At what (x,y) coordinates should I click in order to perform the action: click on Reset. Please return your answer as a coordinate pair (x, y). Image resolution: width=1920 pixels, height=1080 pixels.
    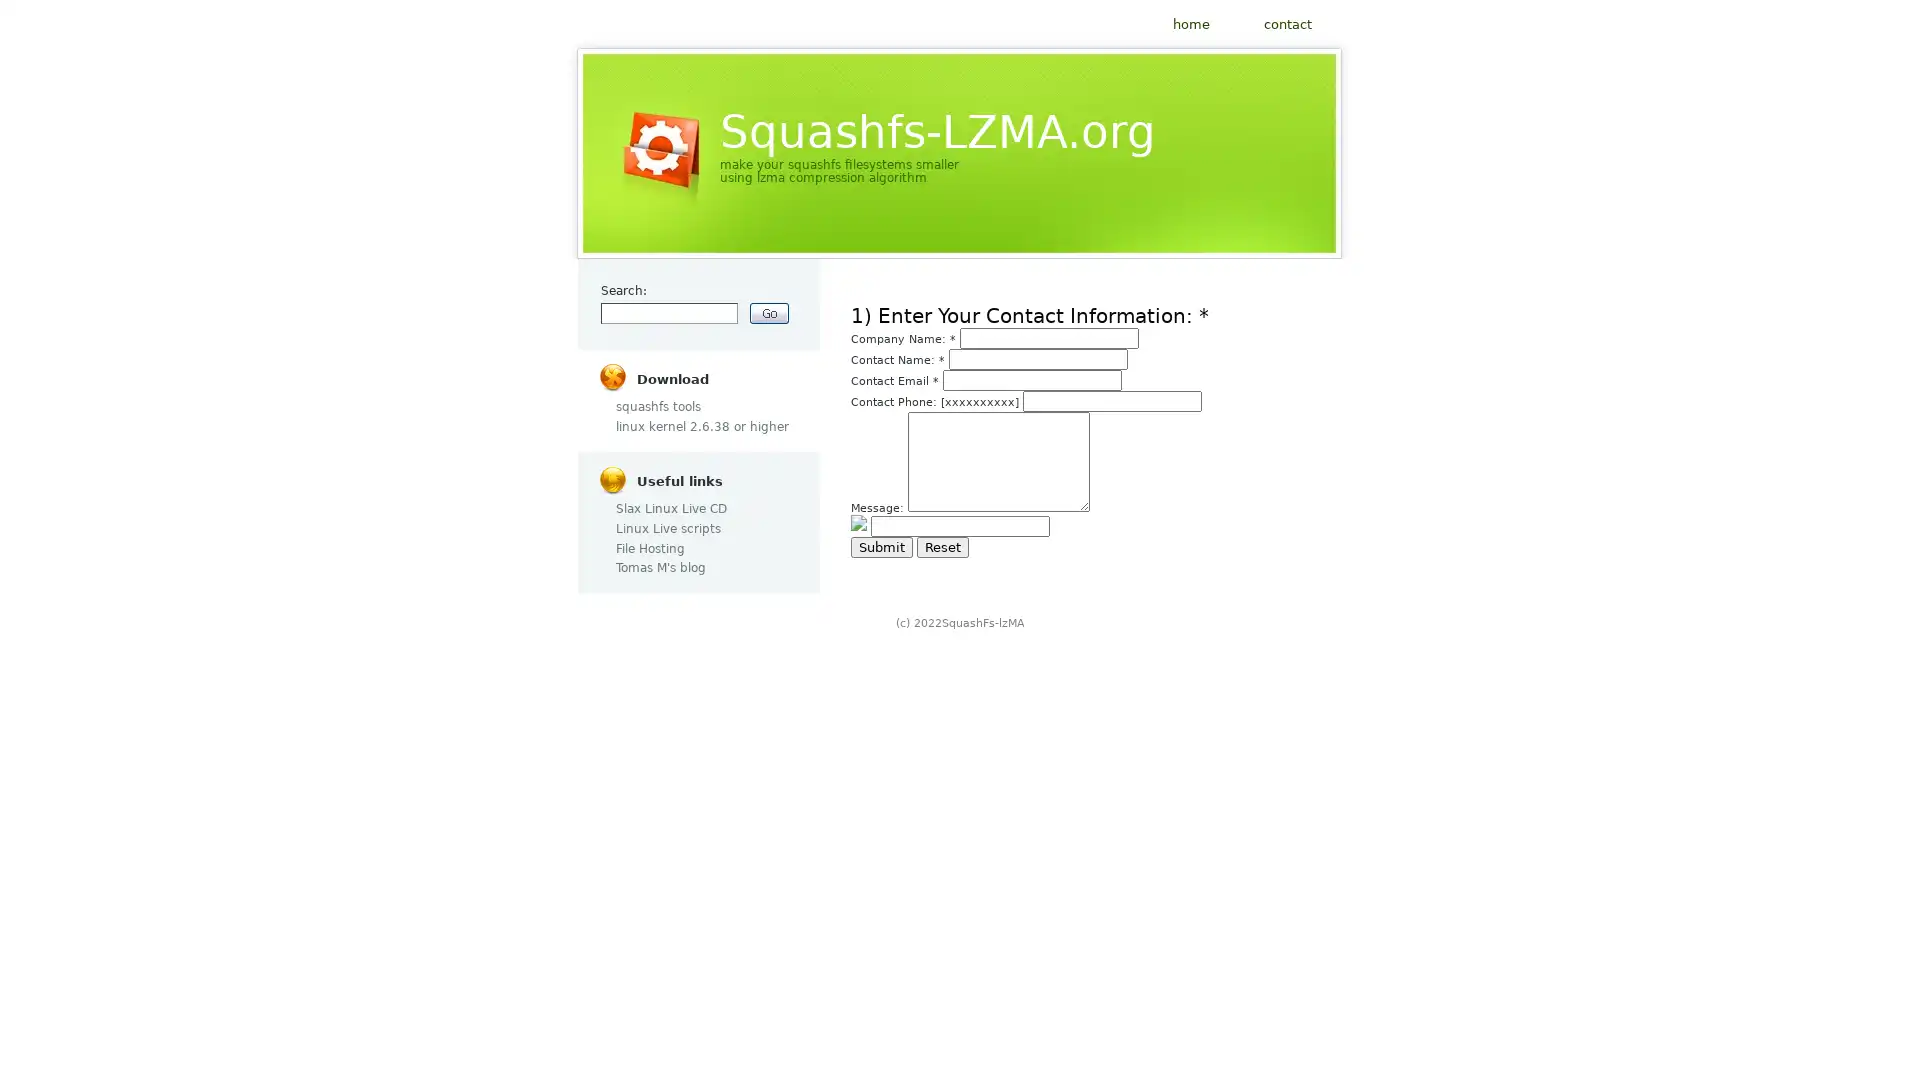
    Looking at the image, I should click on (941, 546).